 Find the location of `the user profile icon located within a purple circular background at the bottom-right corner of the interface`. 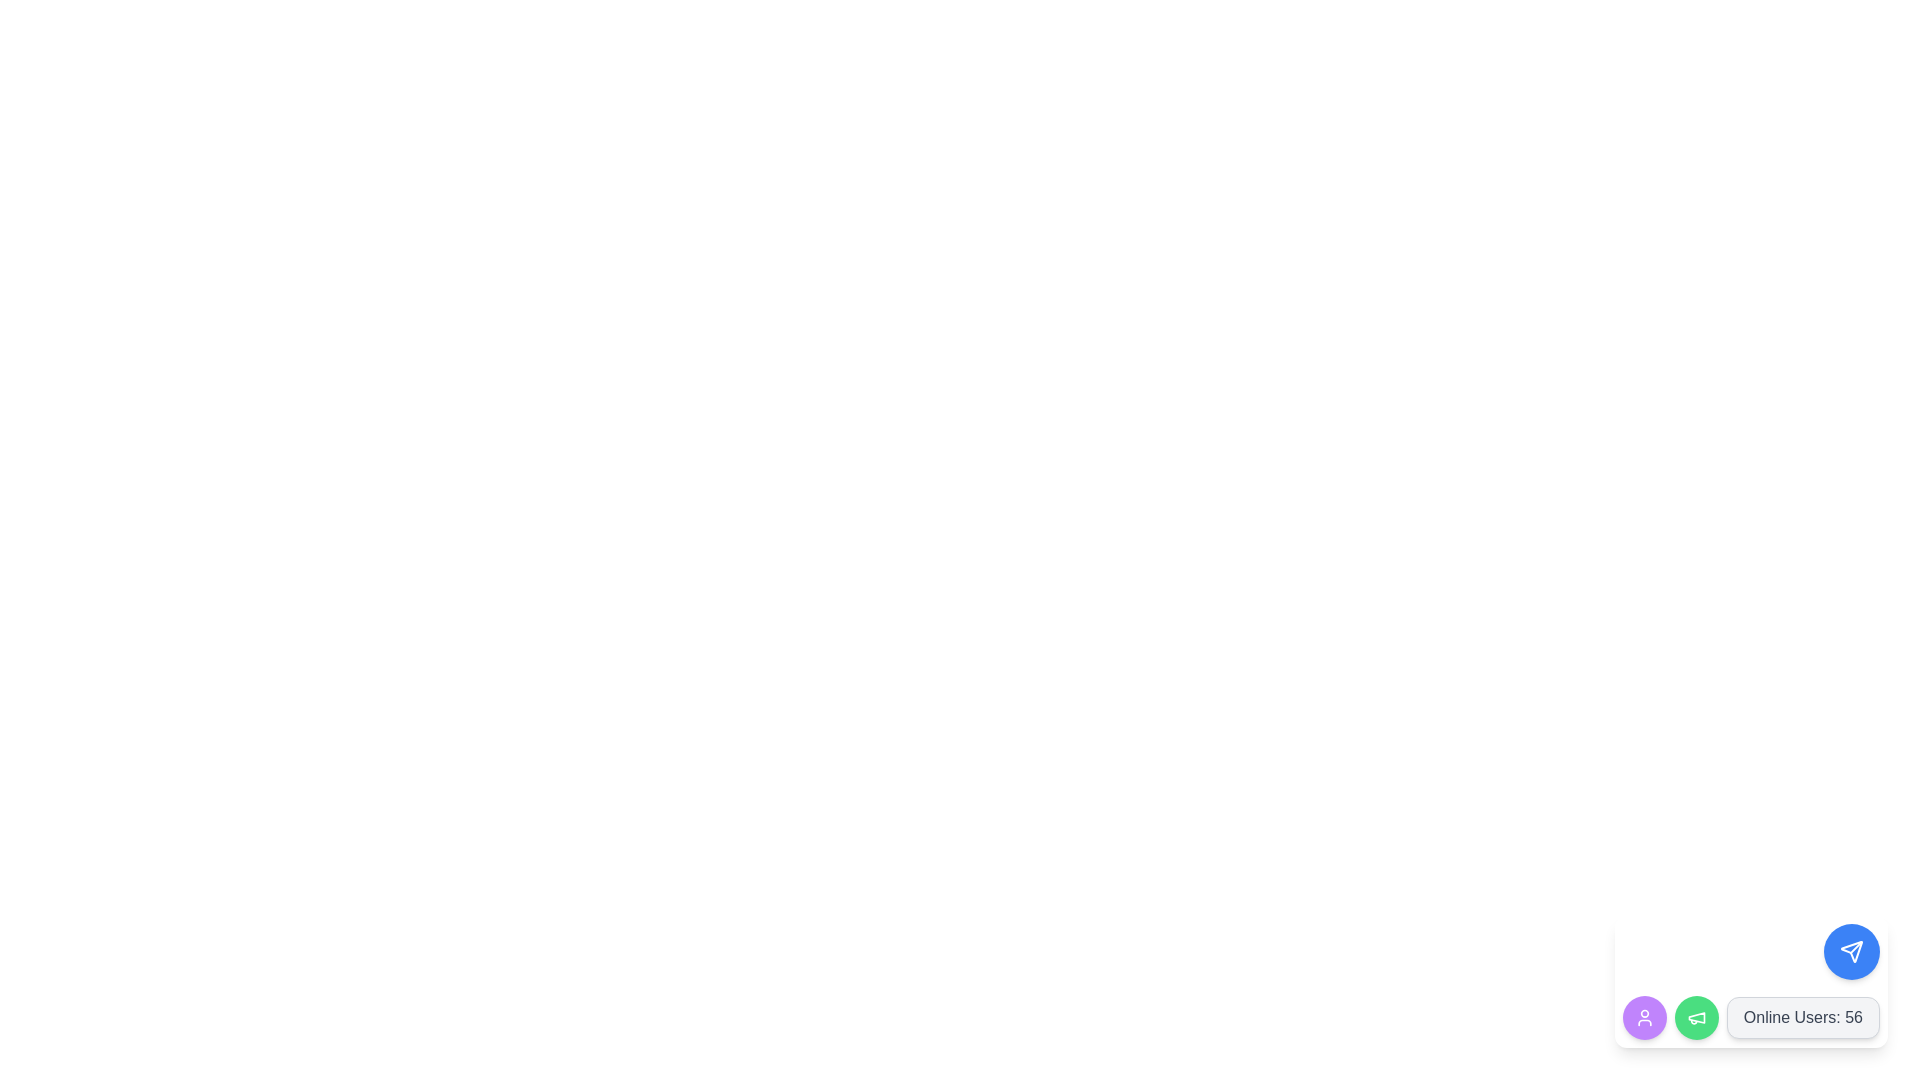

the user profile icon located within a purple circular background at the bottom-right corner of the interface is located at coordinates (1644, 1018).